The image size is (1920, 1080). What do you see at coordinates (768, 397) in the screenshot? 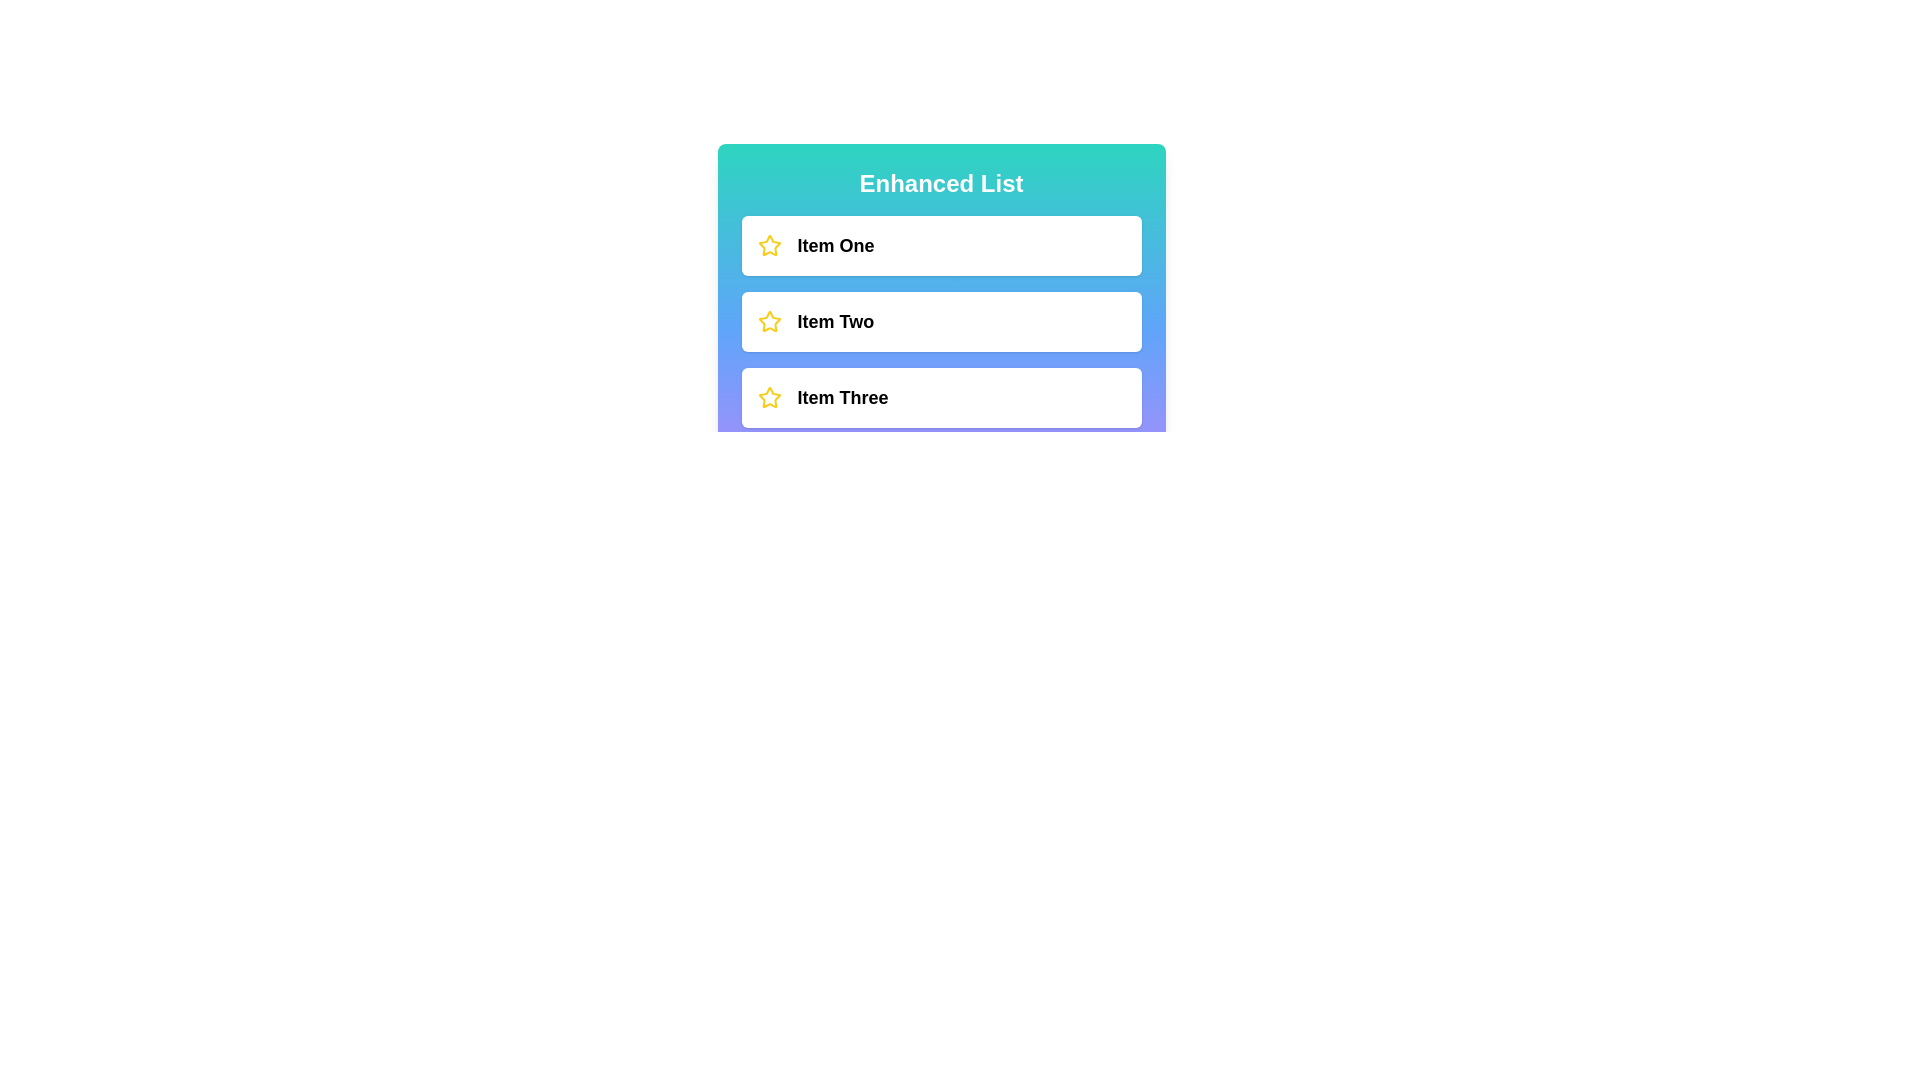
I see `the star icon next to Item Three to select it` at bounding box center [768, 397].